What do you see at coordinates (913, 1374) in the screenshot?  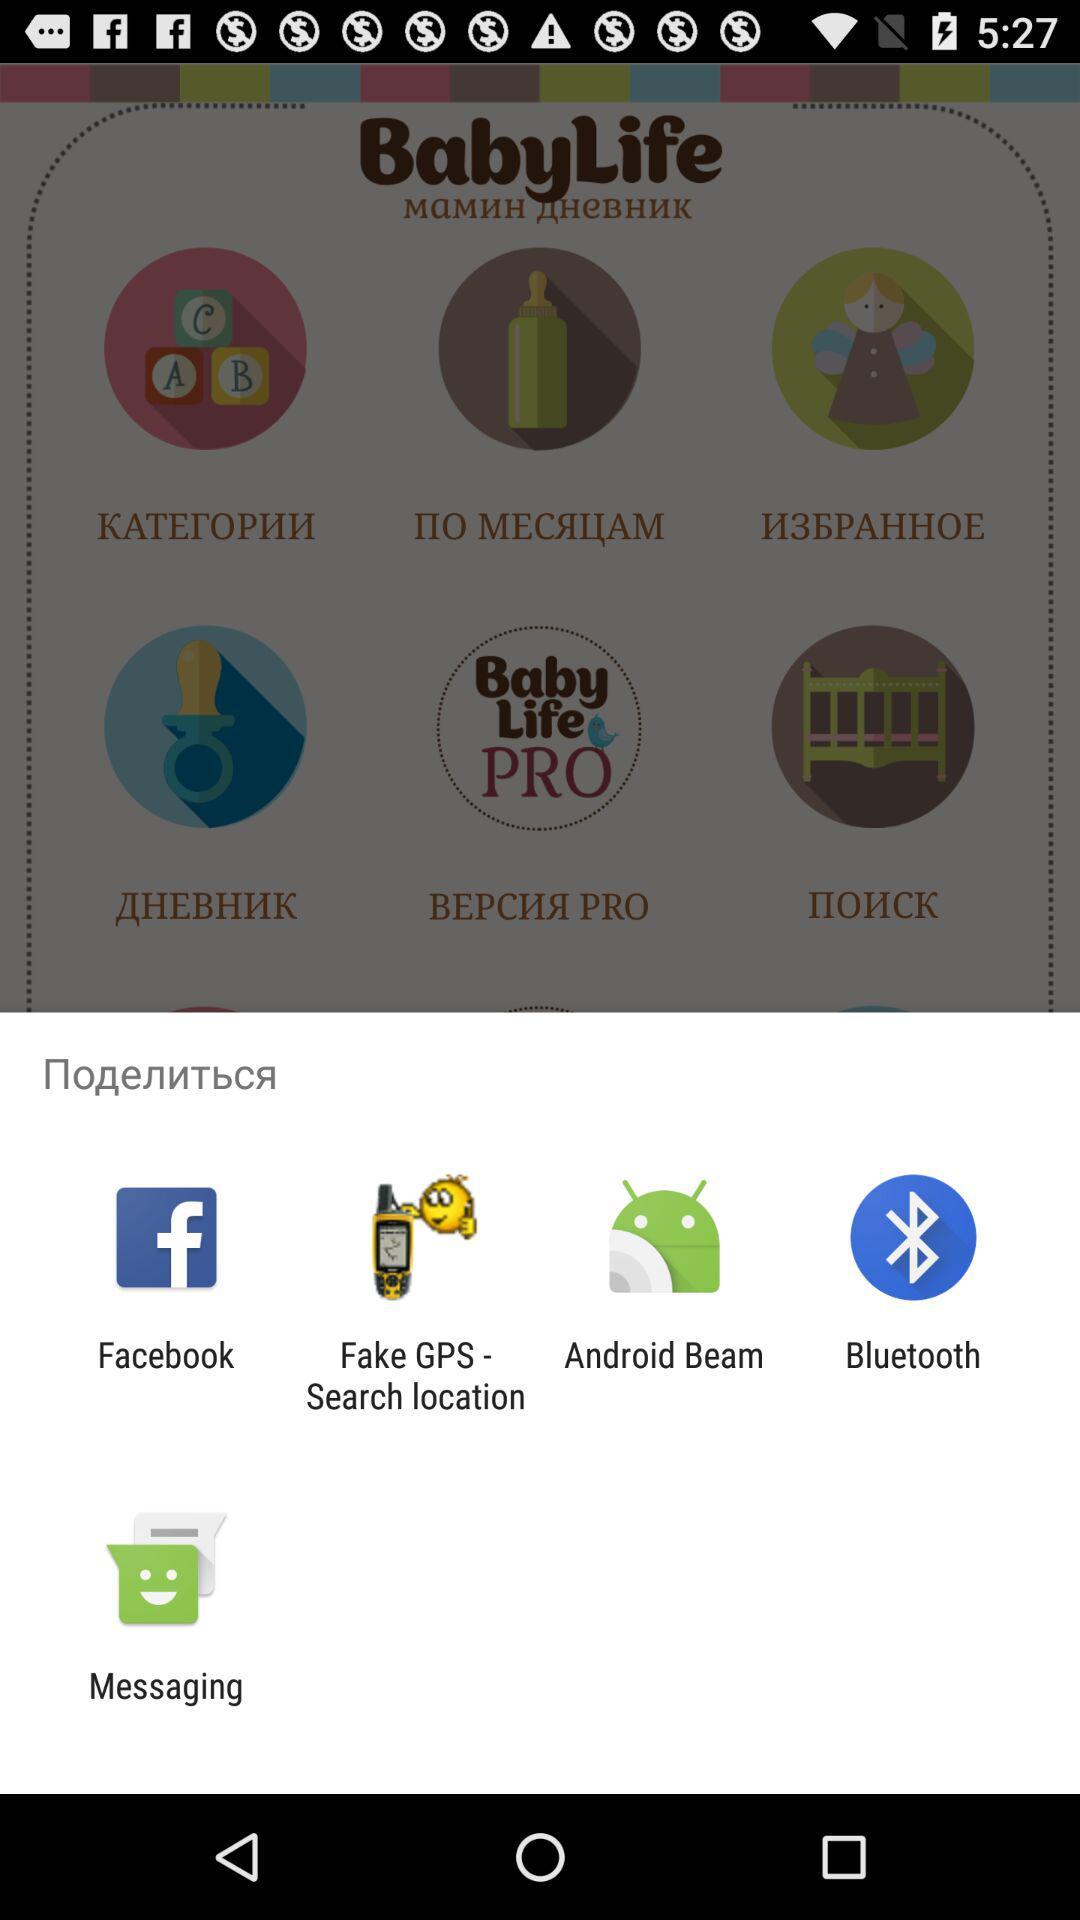 I see `the item at the bottom right corner` at bounding box center [913, 1374].